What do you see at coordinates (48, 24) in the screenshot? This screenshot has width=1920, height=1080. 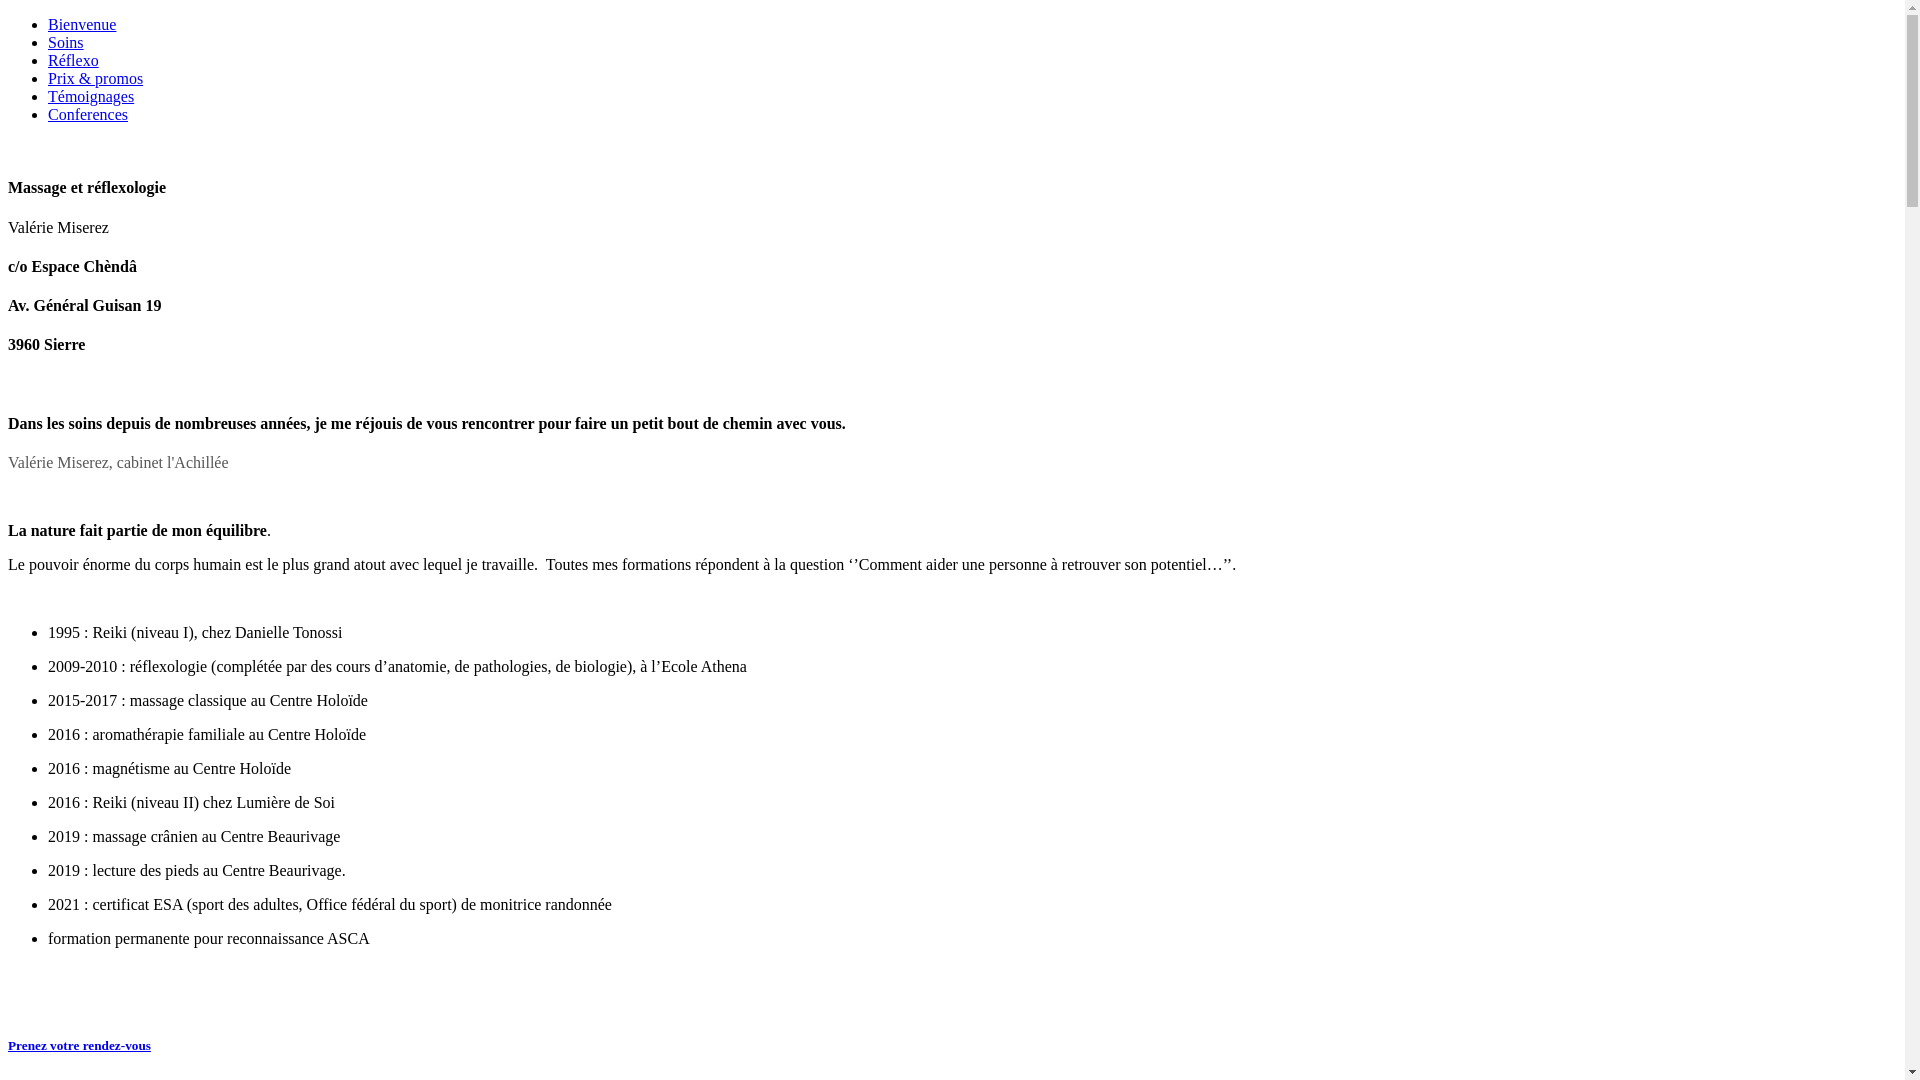 I see `'Bienvenue'` at bounding box center [48, 24].